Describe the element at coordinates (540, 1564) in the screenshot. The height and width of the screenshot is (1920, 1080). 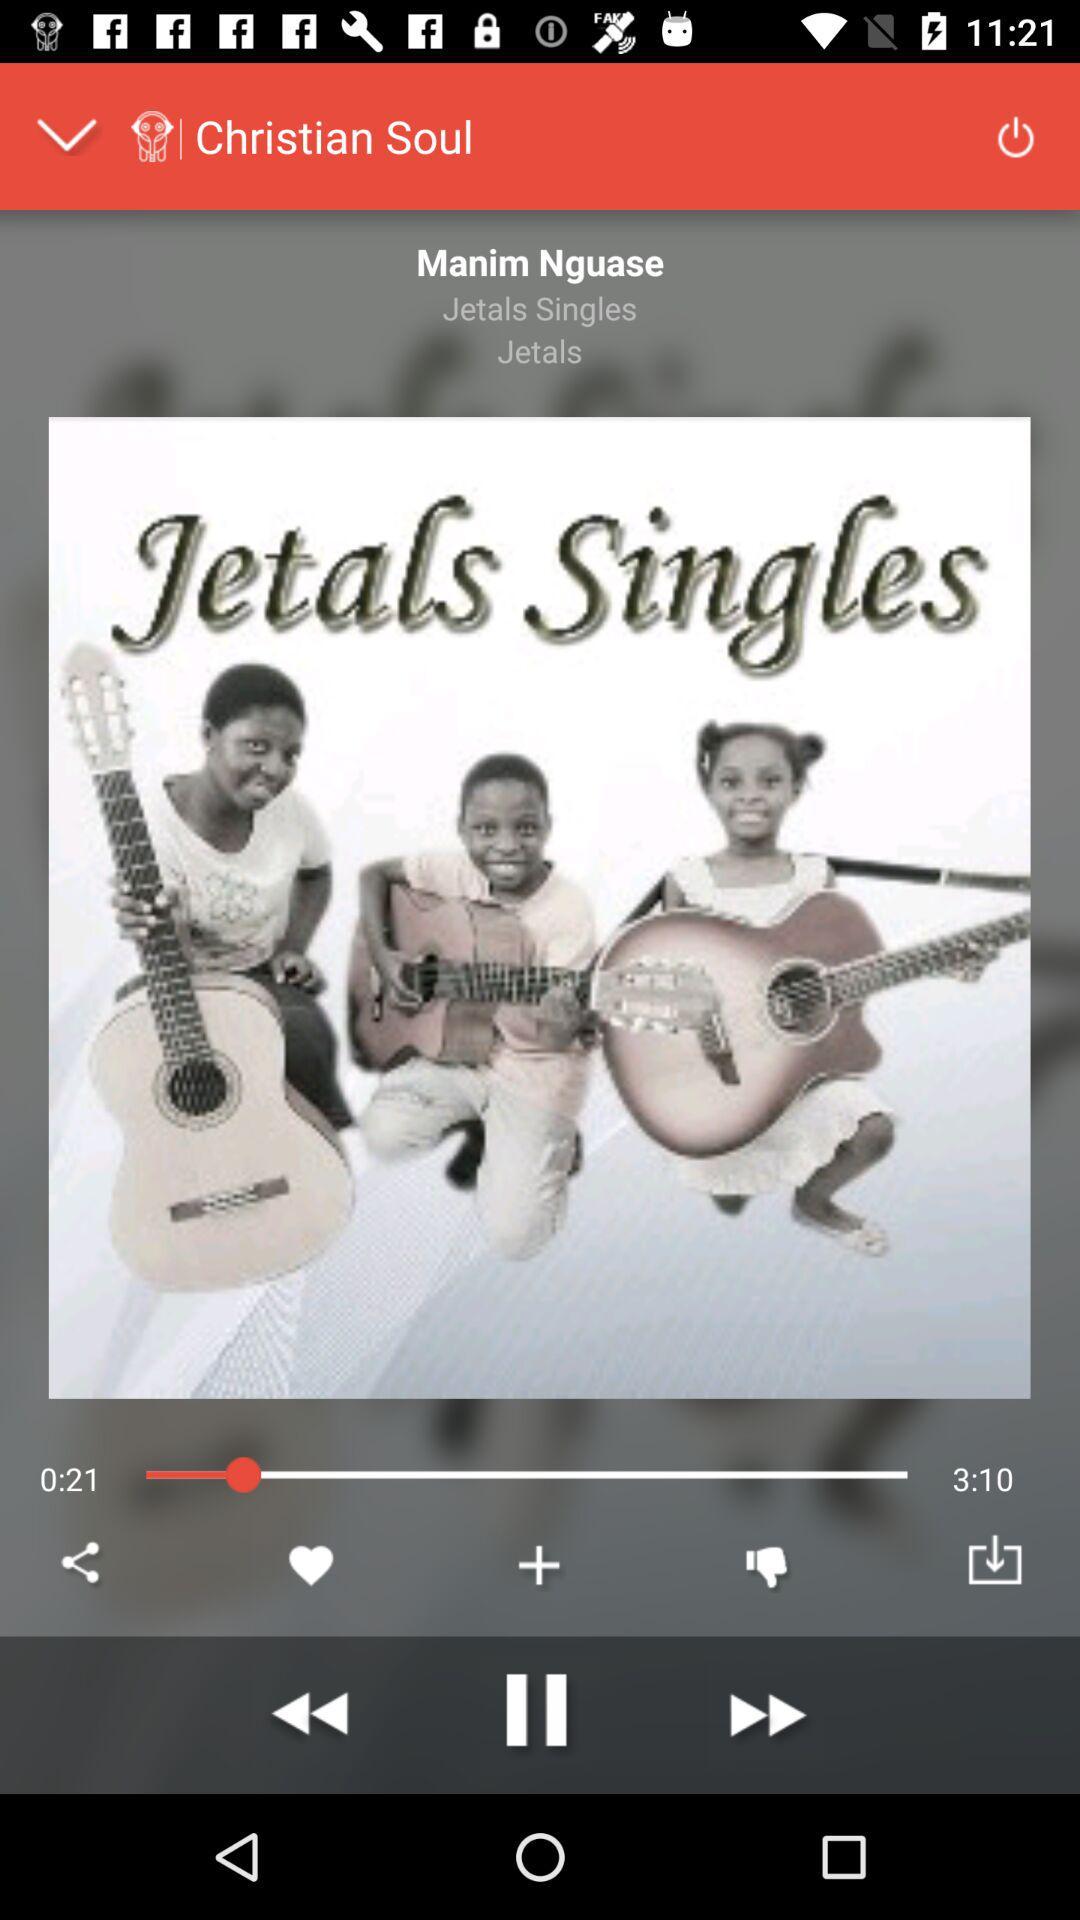
I see `the add icon` at that location.